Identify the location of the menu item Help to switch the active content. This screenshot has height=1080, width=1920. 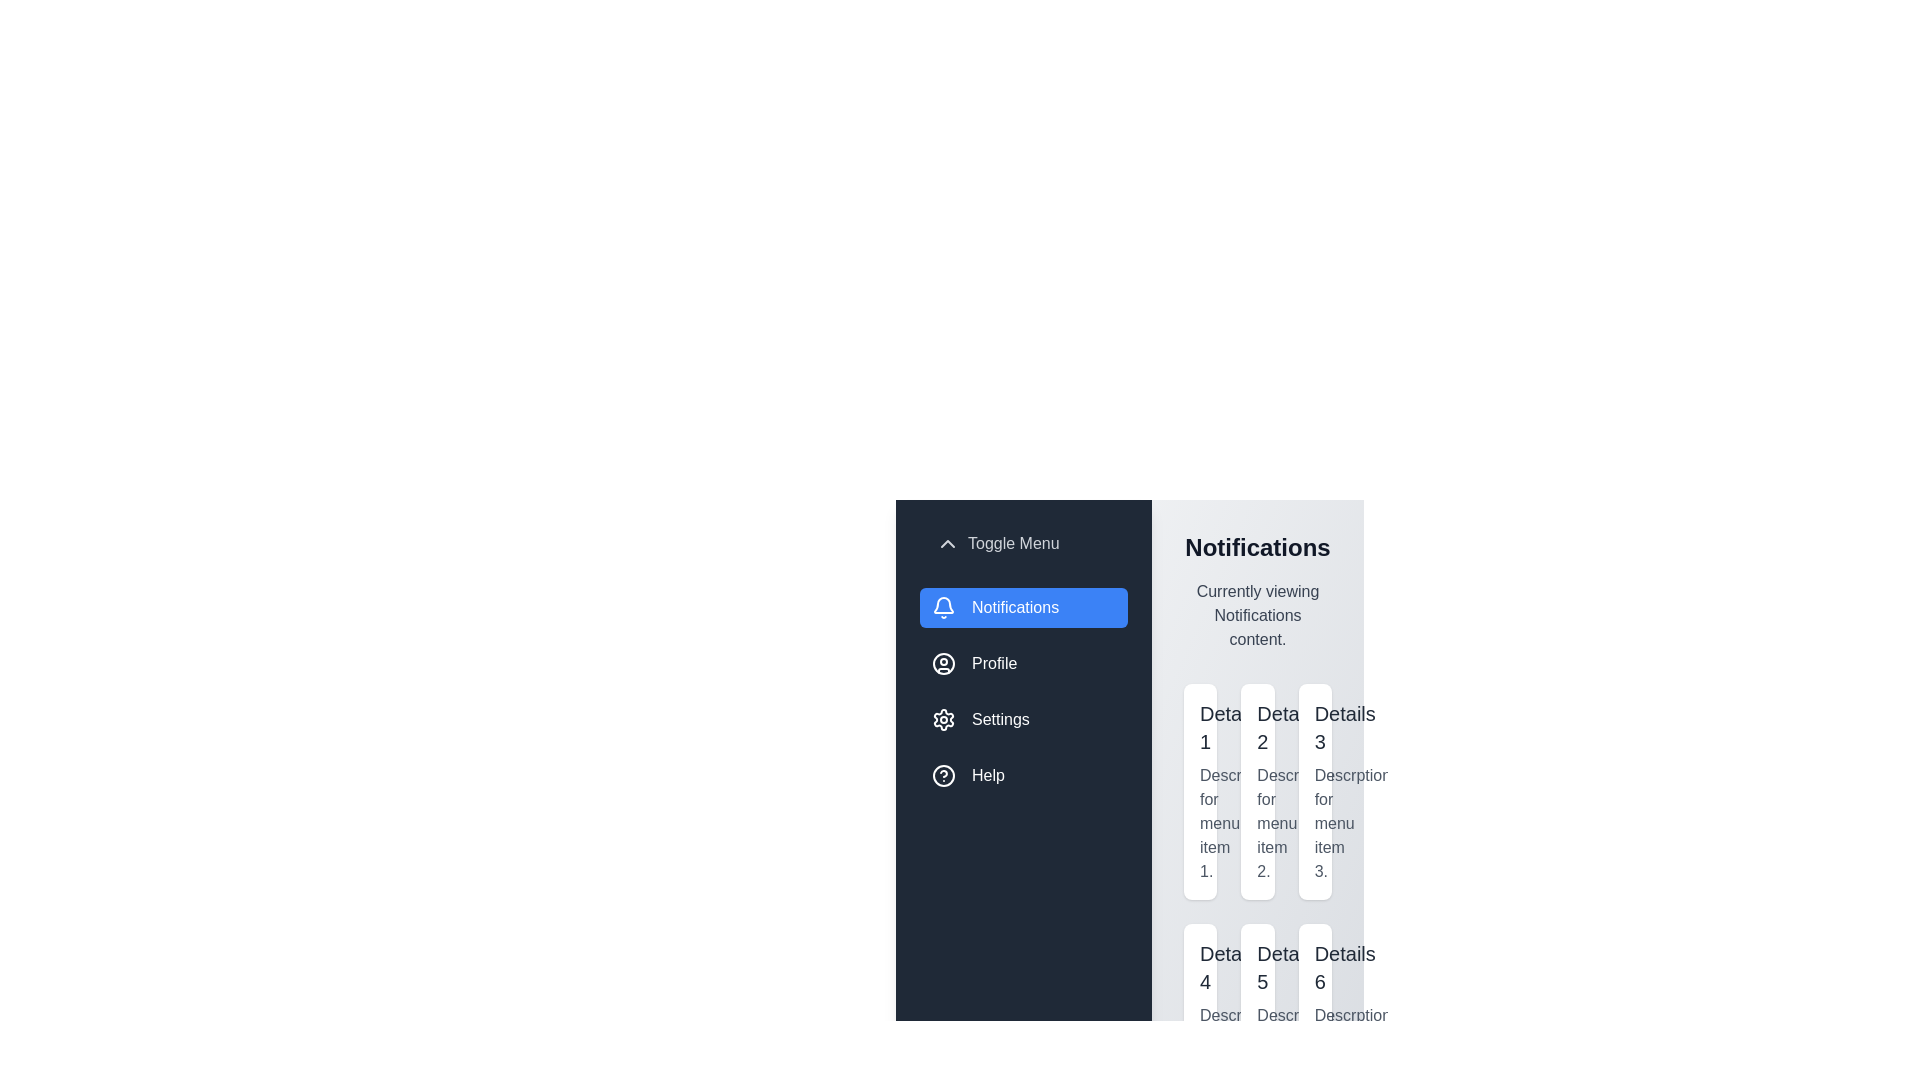
(1023, 774).